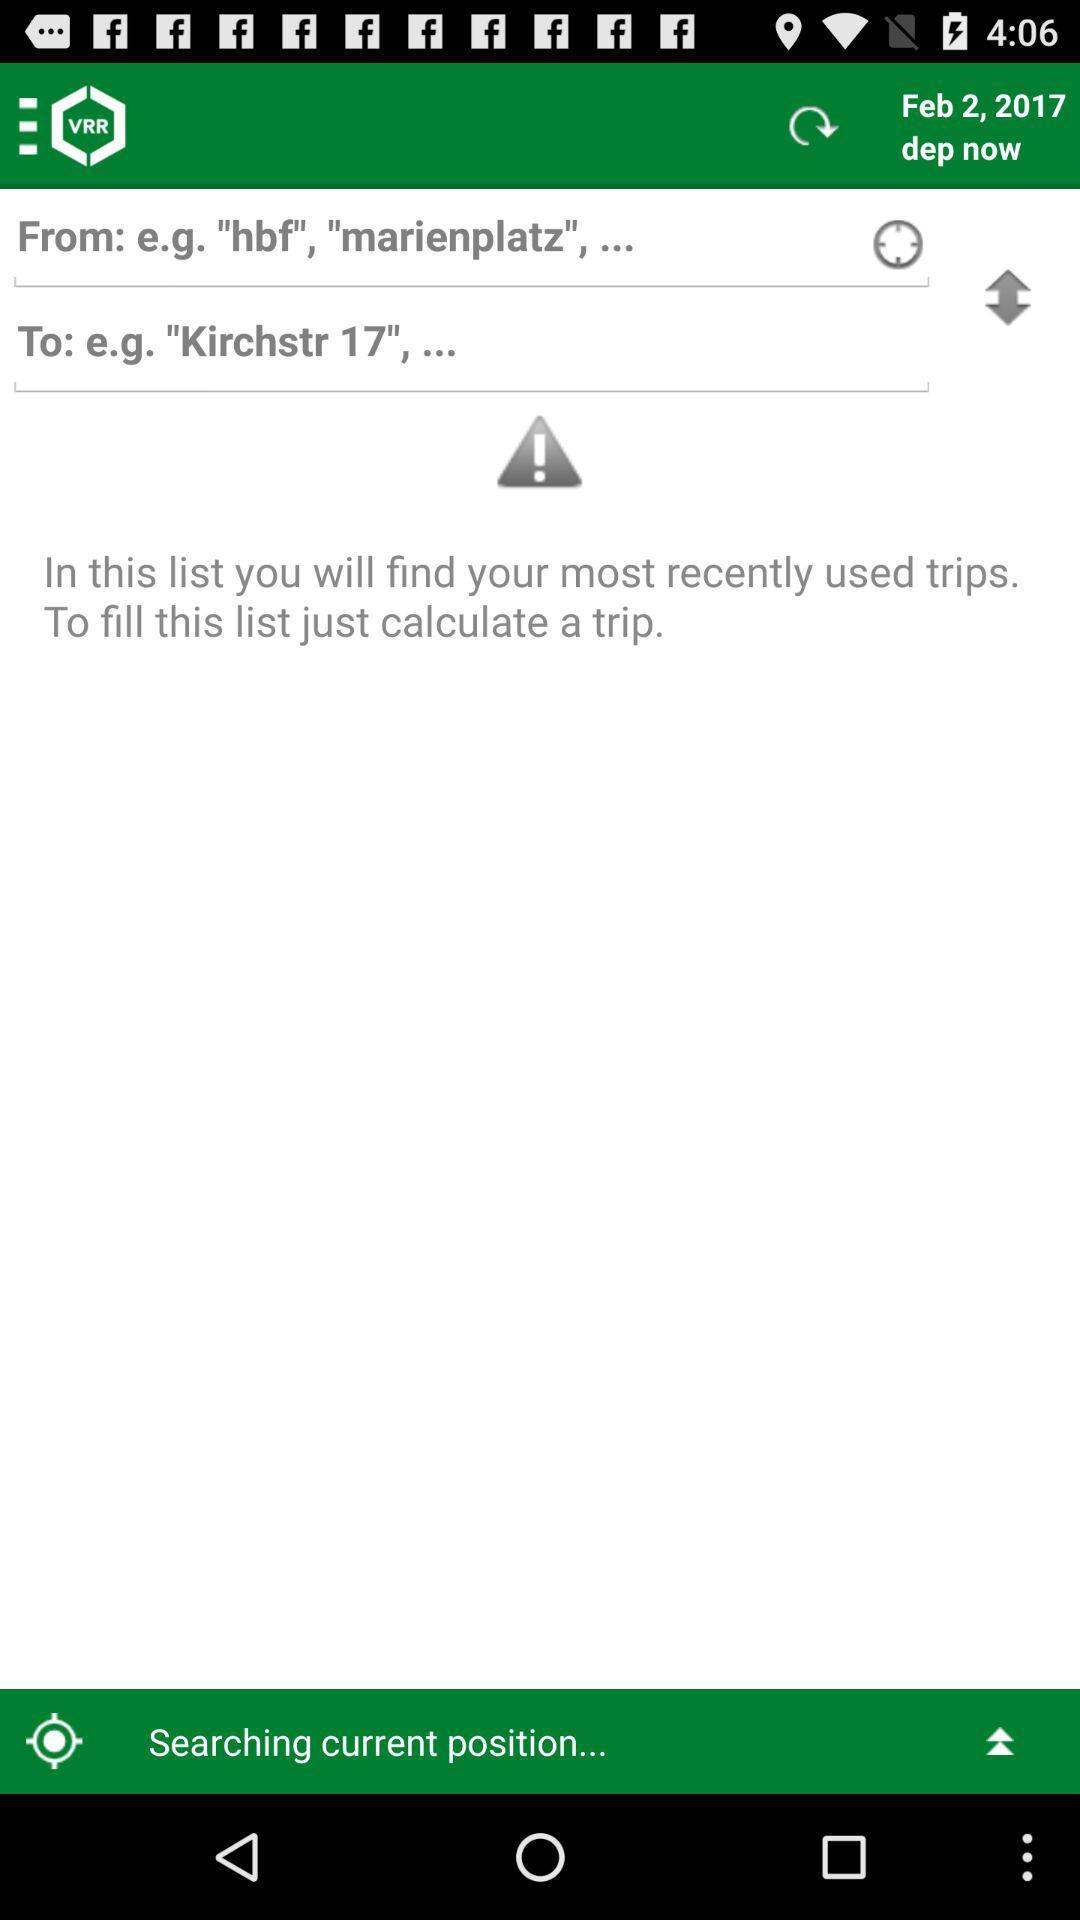 Image resolution: width=1080 pixels, height=1920 pixels. What do you see at coordinates (471, 350) in the screenshot?
I see `destination` at bounding box center [471, 350].